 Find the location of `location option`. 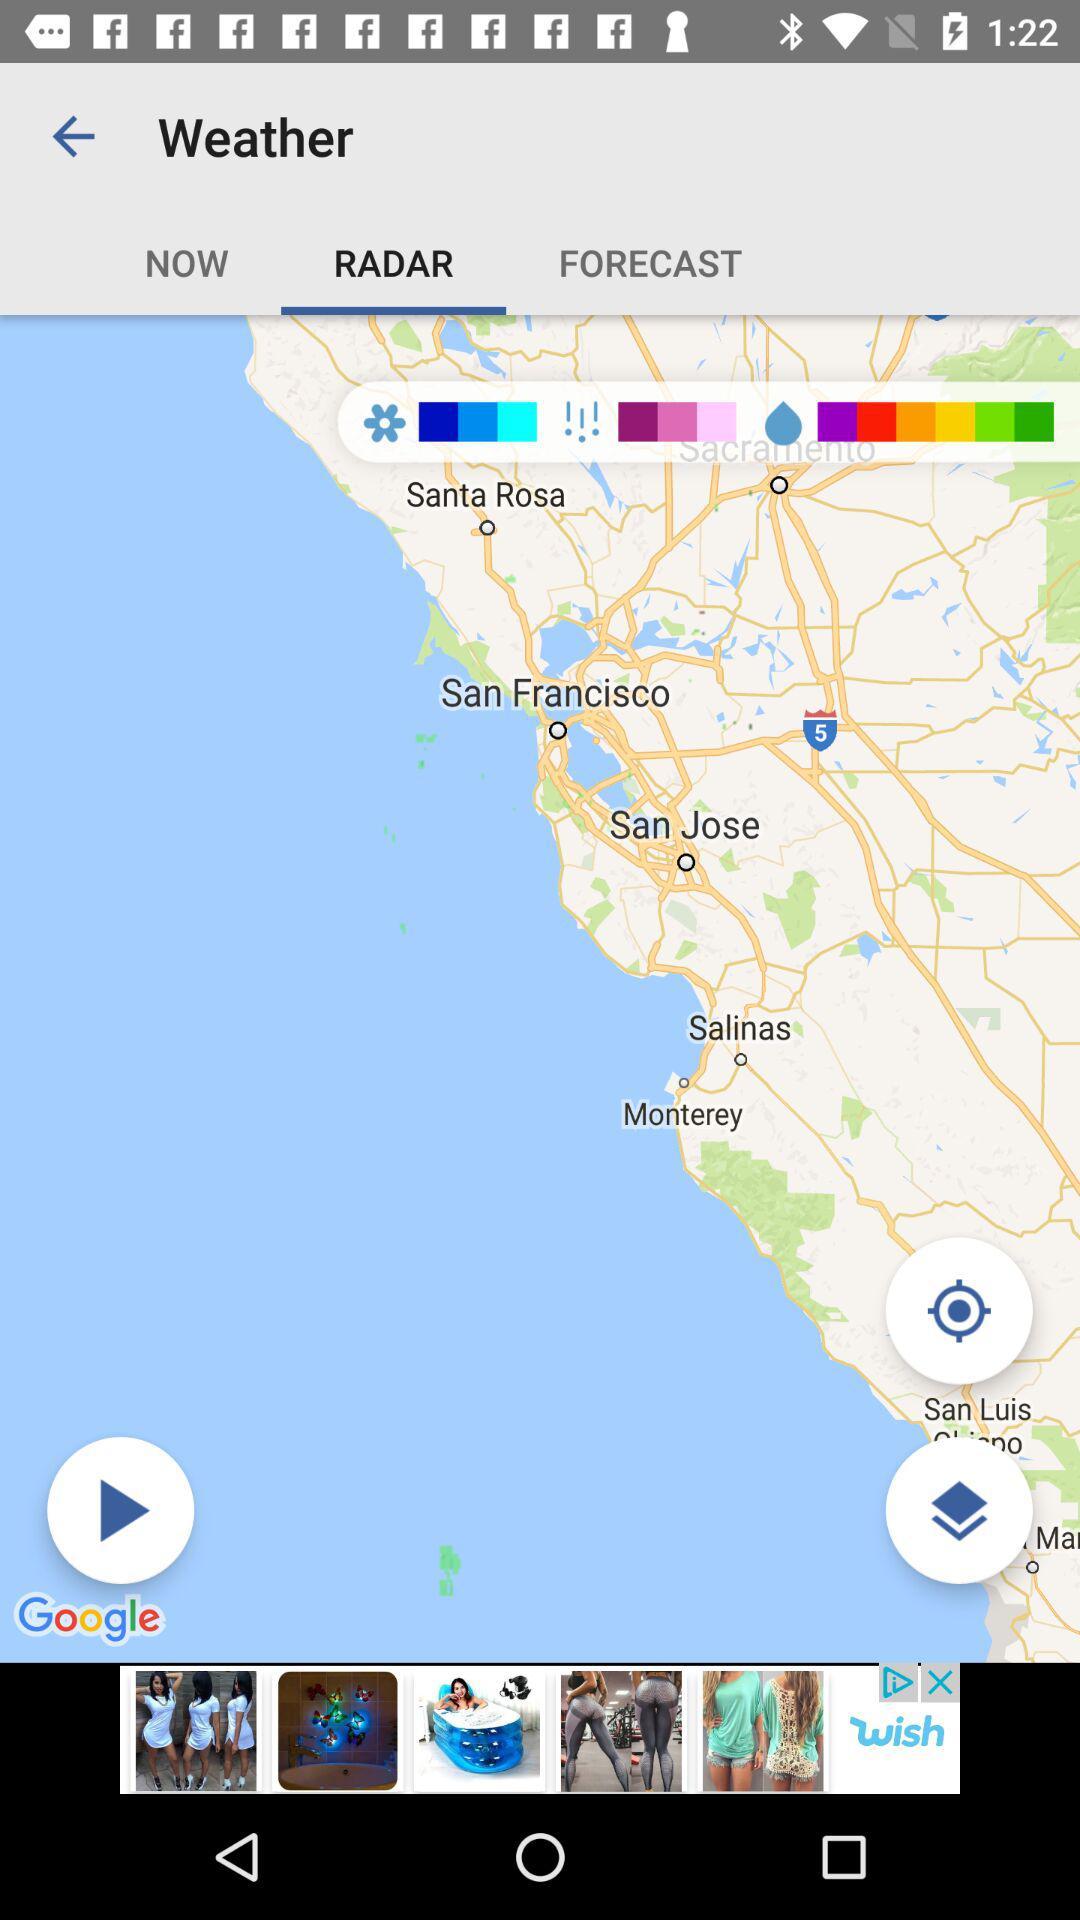

location option is located at coordinates (958, 1310).